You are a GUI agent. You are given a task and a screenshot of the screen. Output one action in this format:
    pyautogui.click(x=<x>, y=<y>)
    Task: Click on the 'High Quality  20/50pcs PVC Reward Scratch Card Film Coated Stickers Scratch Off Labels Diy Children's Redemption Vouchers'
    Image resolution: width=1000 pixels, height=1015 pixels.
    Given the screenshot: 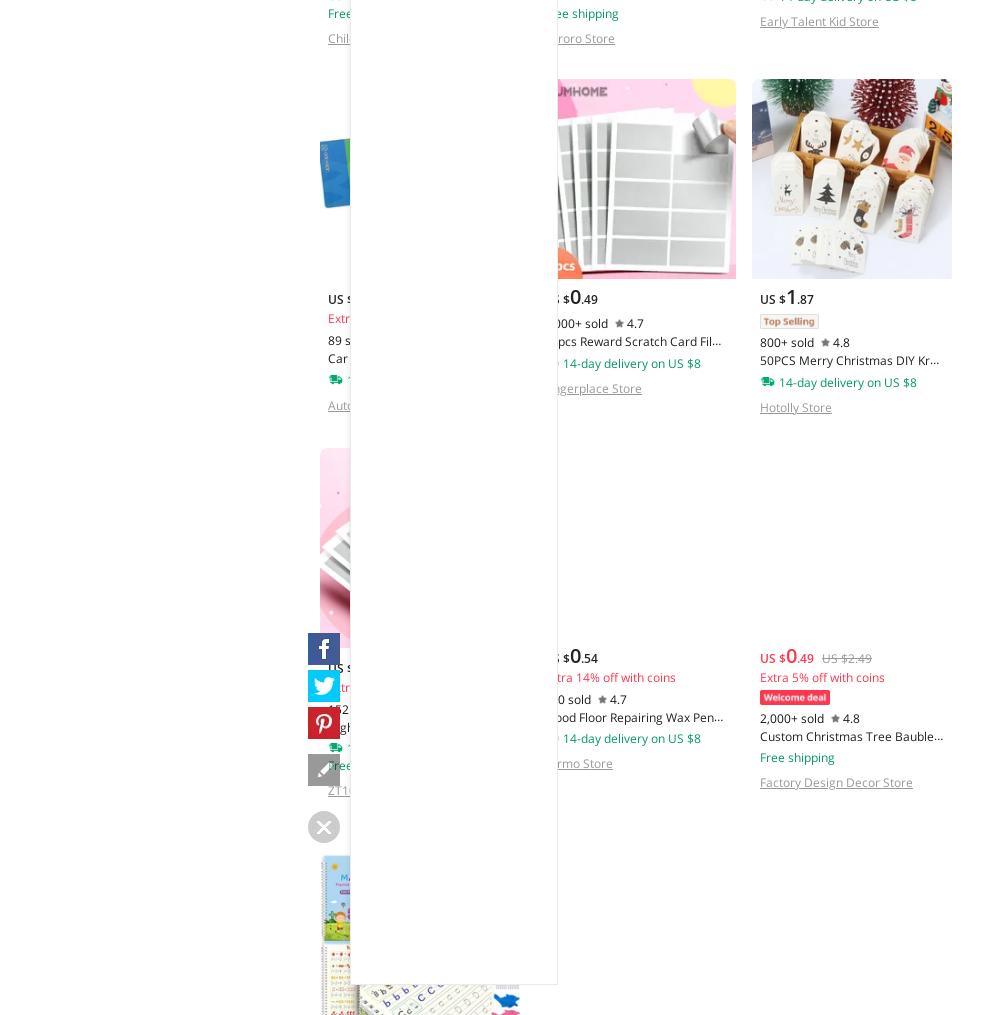 What is the action you would take?
    pyautogui.click(x=418, y=753)
    